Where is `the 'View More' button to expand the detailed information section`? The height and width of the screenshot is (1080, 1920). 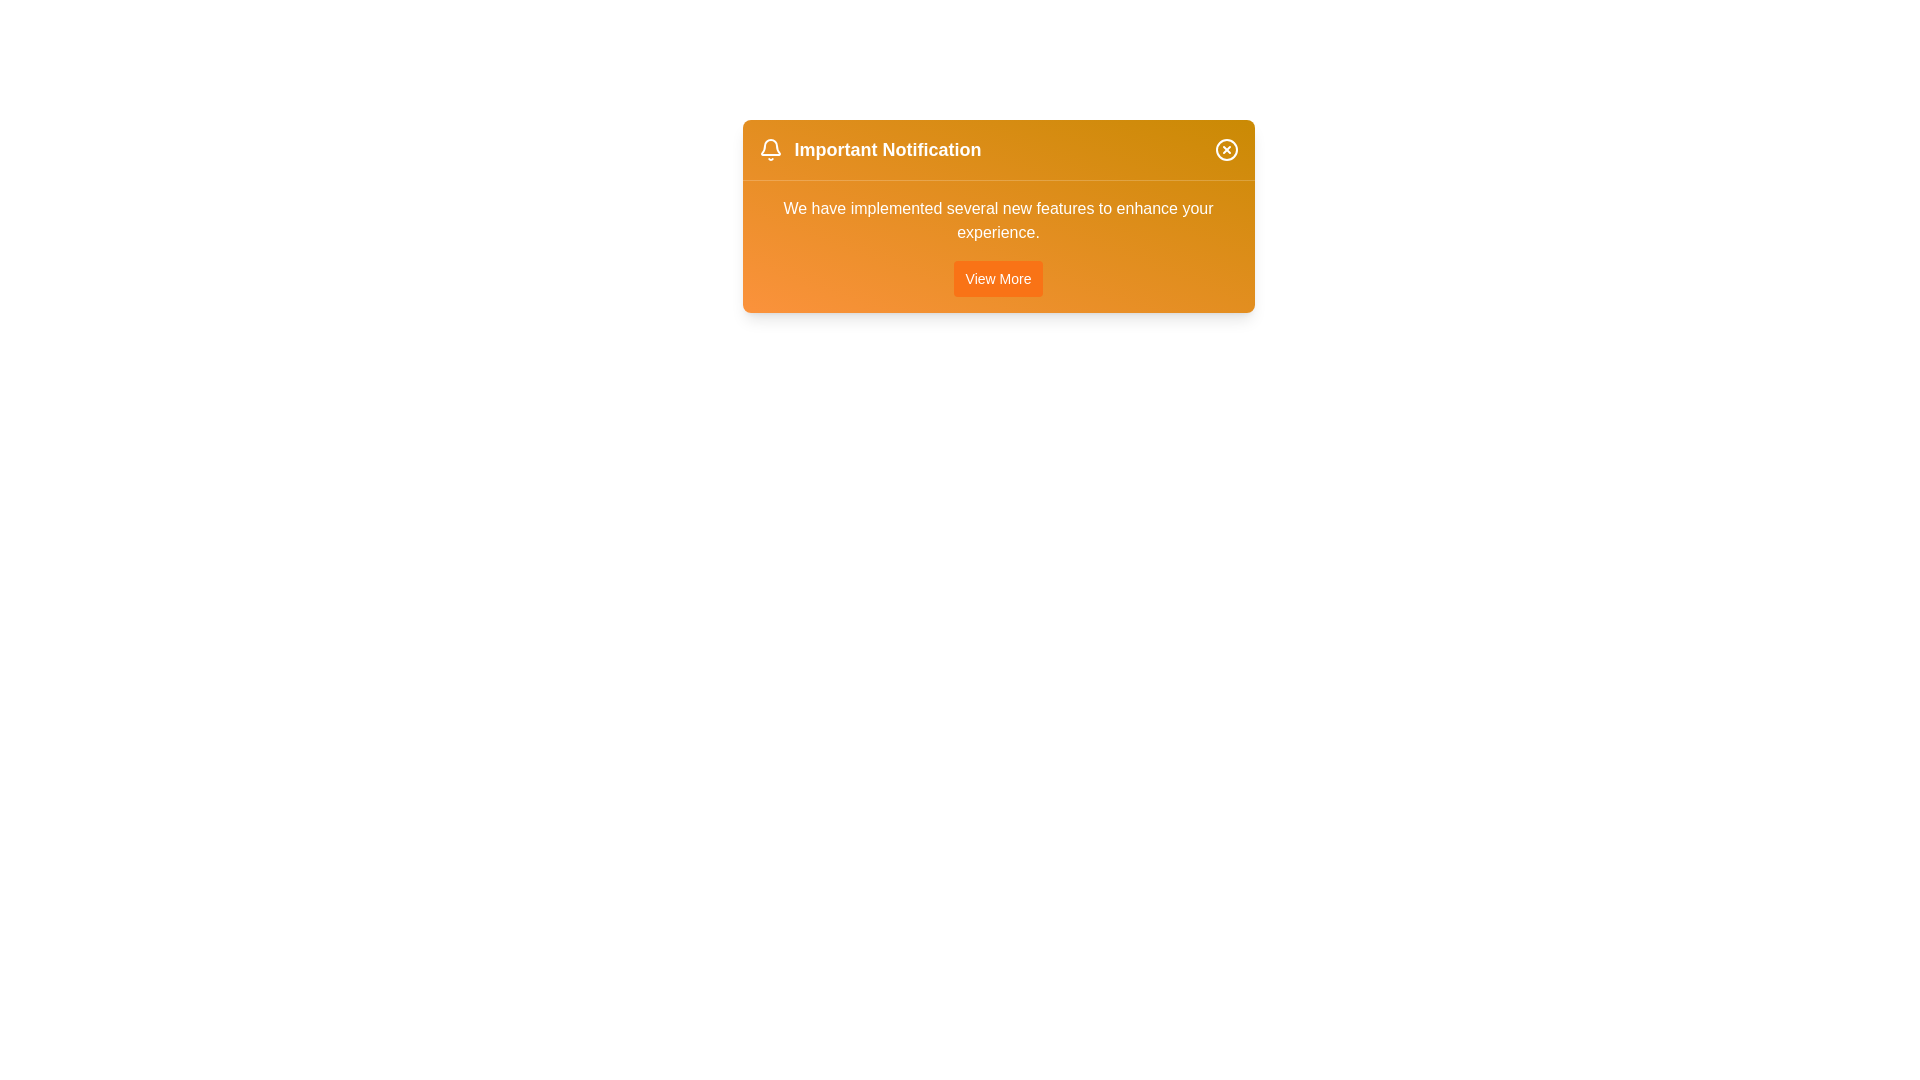
the 'View More' button to expand the detailed information section is located at coordinates (998, 278).